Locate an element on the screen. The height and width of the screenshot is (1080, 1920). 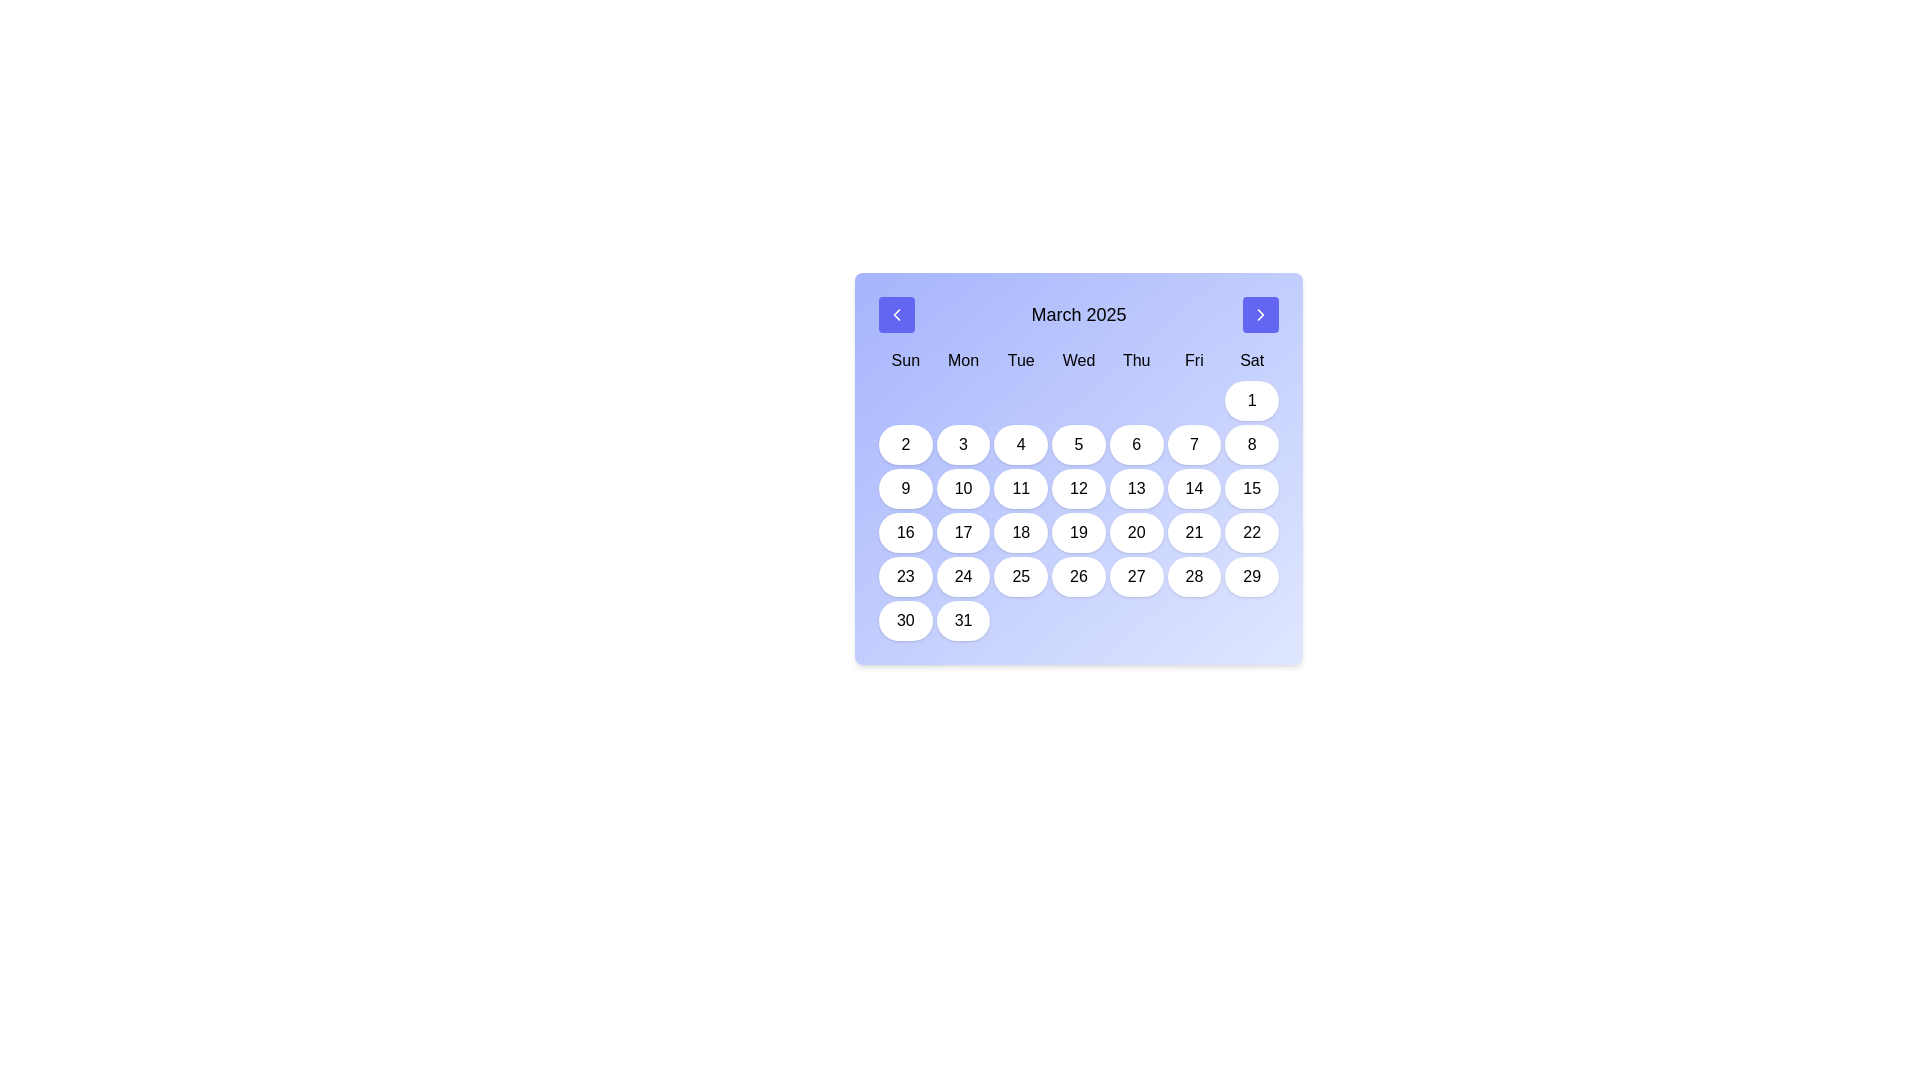
the rounded button displaying the number '5' in bold black font, which is located in the second row and fourth column of the calendar grid is located at coordinates (1078, 443).